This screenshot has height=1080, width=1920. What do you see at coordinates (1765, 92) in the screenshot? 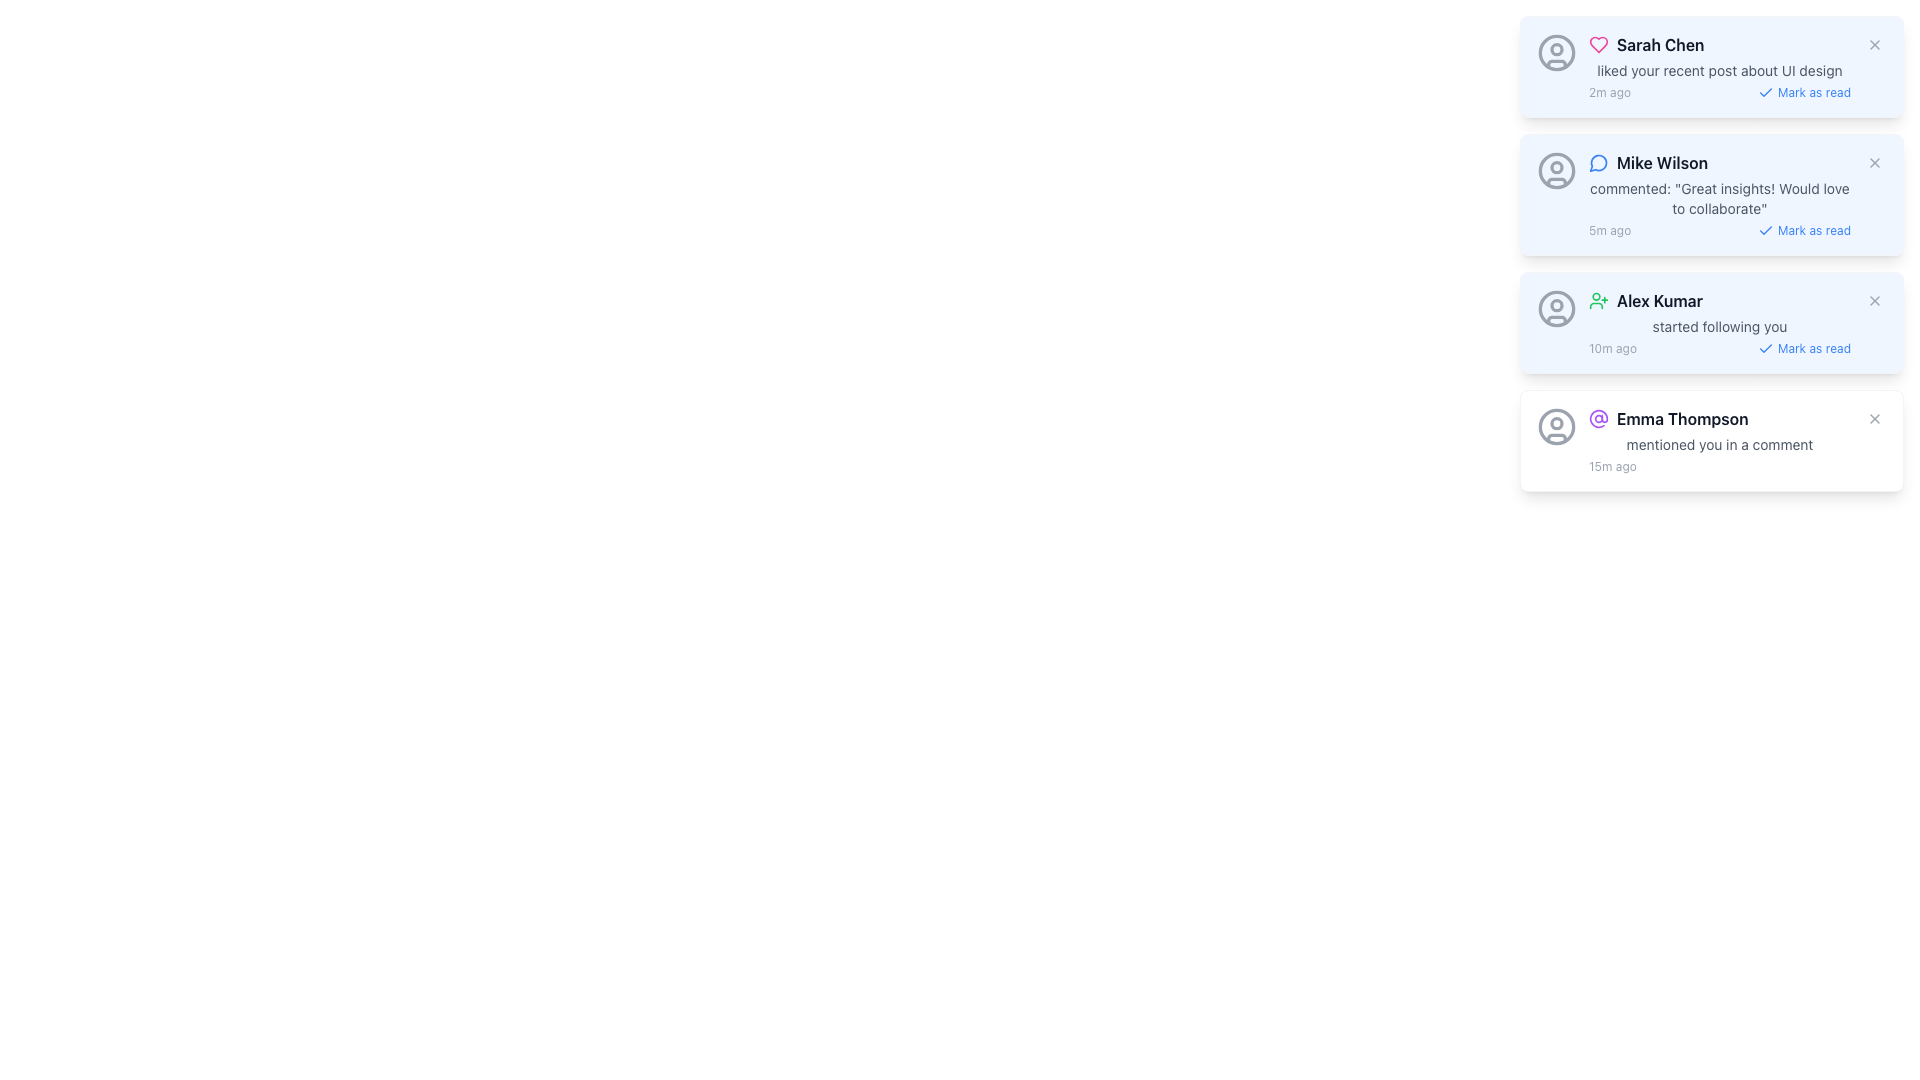
I see `the small checkmark icon located to the left of the 'Mark as read' text in the top notification card` at bounding box center [1765, 92].